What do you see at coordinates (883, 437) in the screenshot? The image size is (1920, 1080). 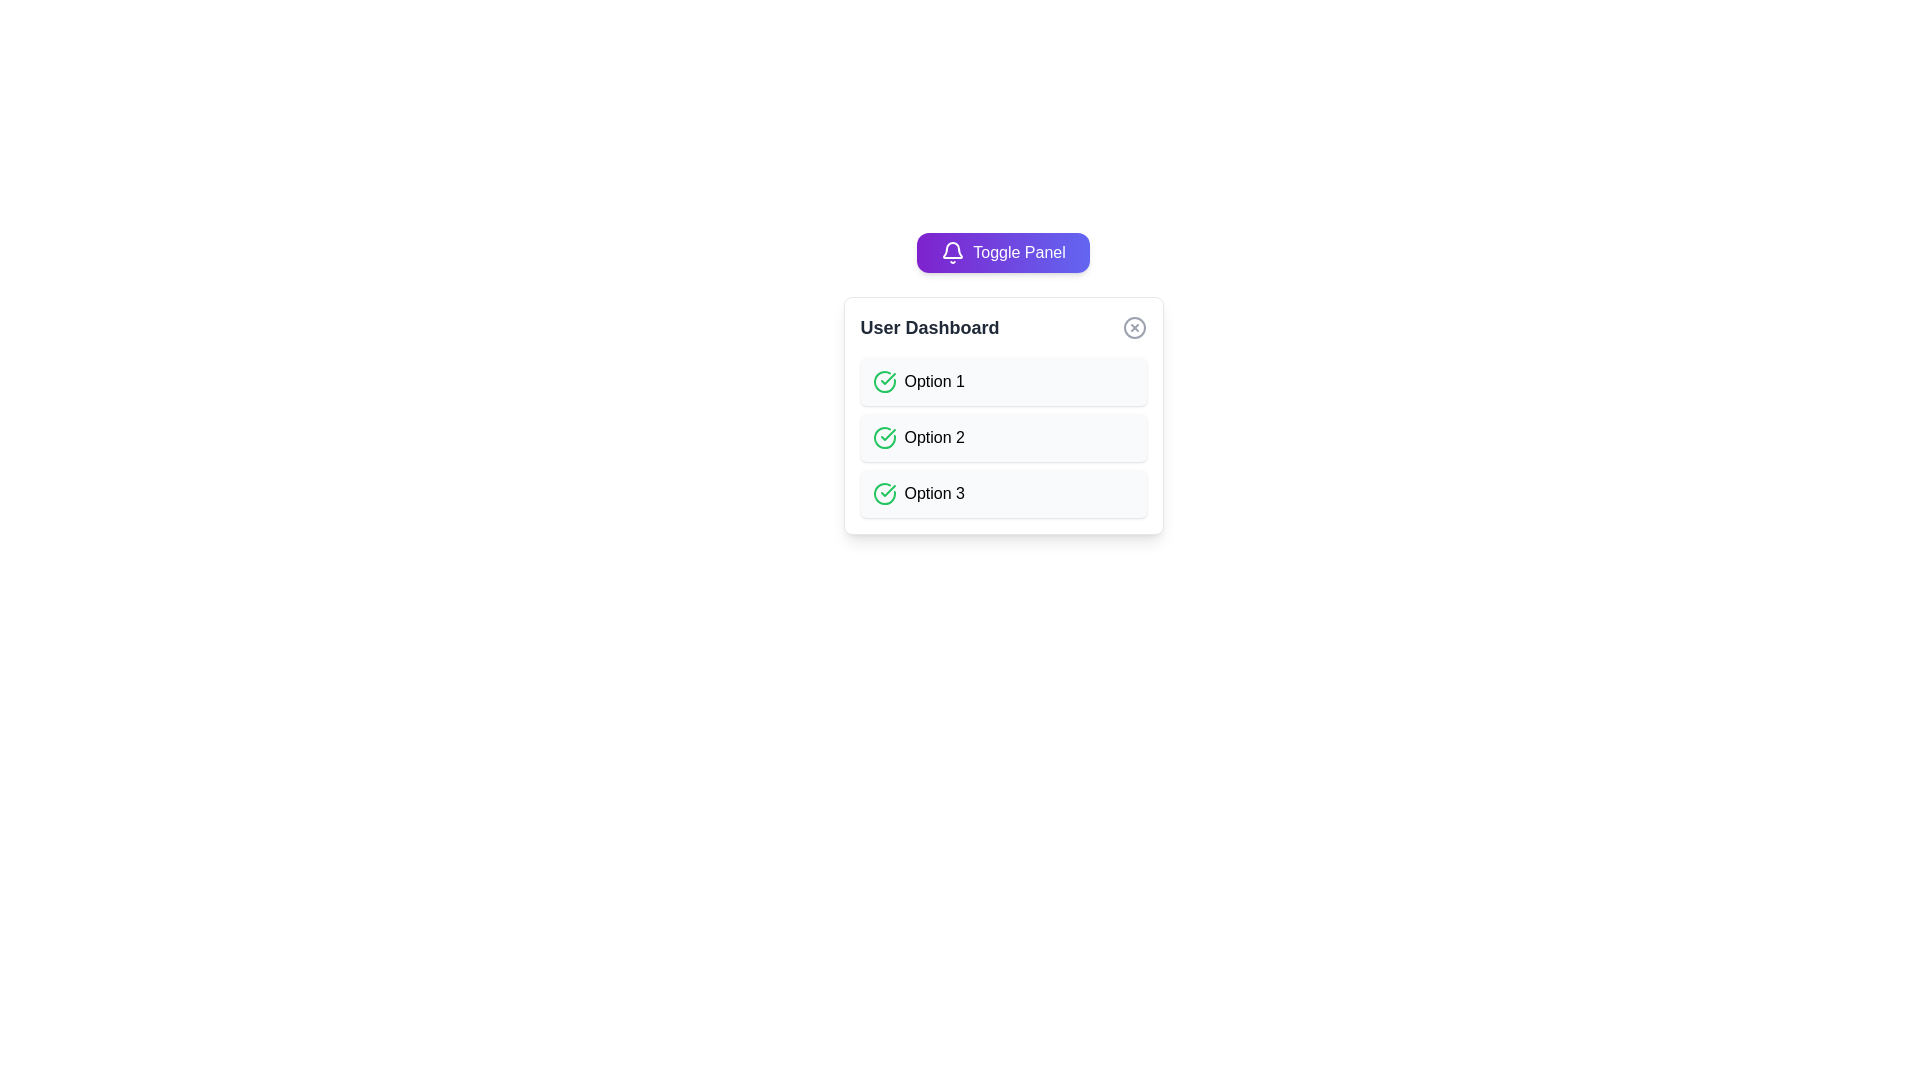 I see `the state of the green circular checkmark icon associated with 'Option 2' in the vertically stacked list` at bounding box center [883, 437].